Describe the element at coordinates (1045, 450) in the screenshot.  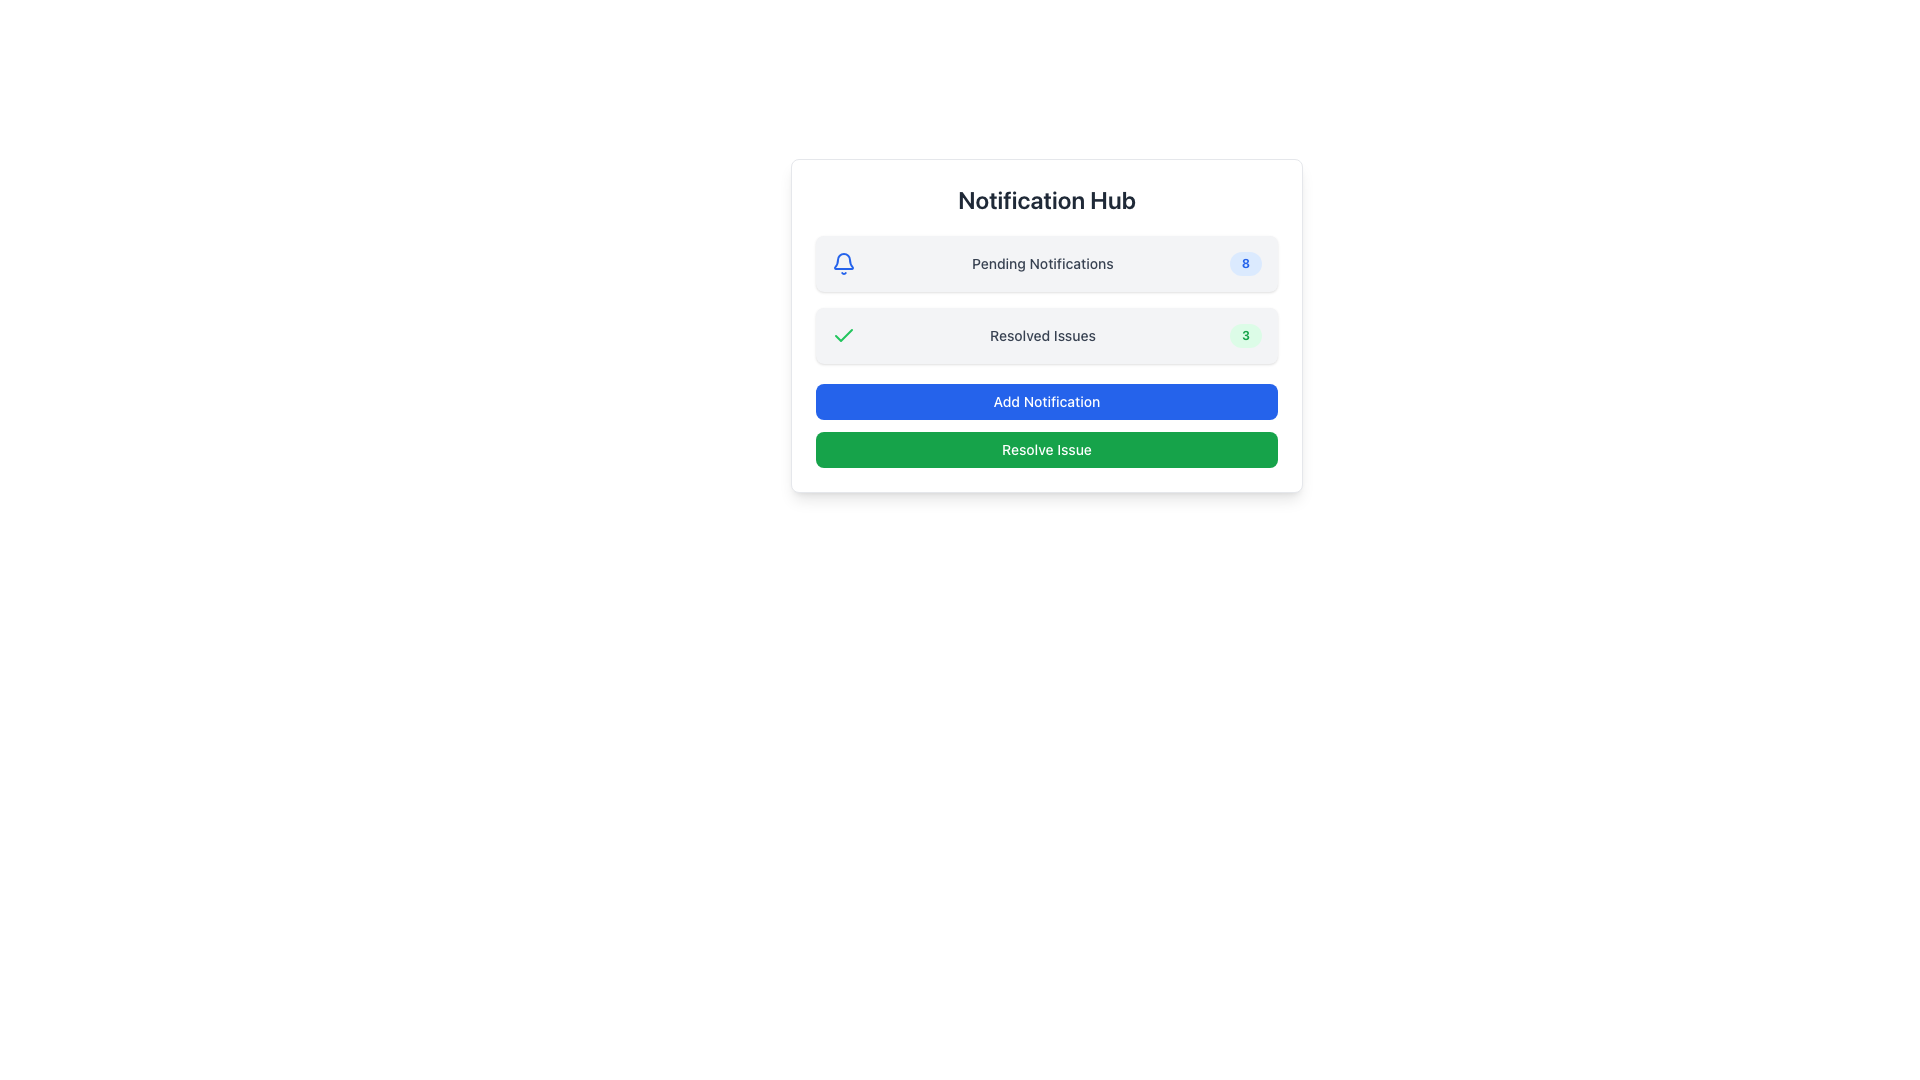
I see `the 'Resolve Issue' button, which has a green background and white text` at that location.